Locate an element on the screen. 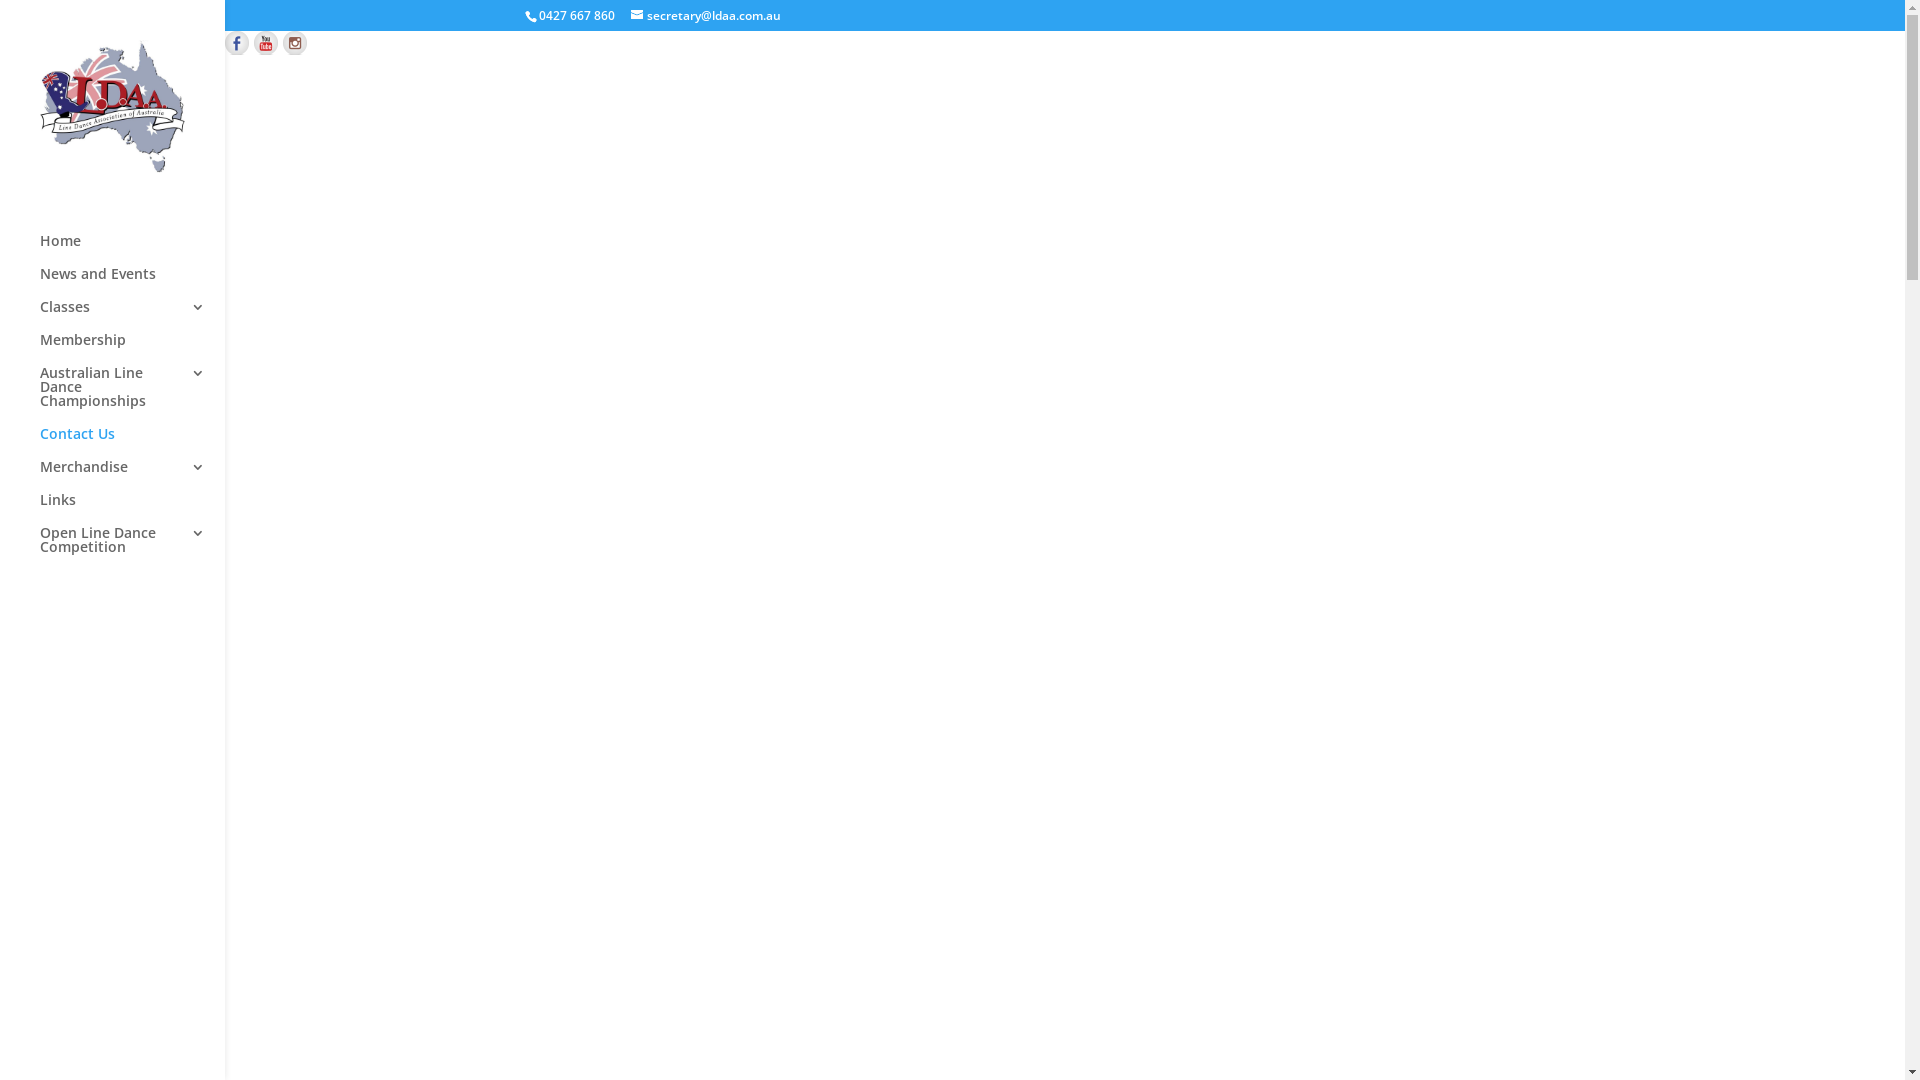 This screenshot has height=1080, width=1920. 'Merchandise' is located at coordinates (131, 476).